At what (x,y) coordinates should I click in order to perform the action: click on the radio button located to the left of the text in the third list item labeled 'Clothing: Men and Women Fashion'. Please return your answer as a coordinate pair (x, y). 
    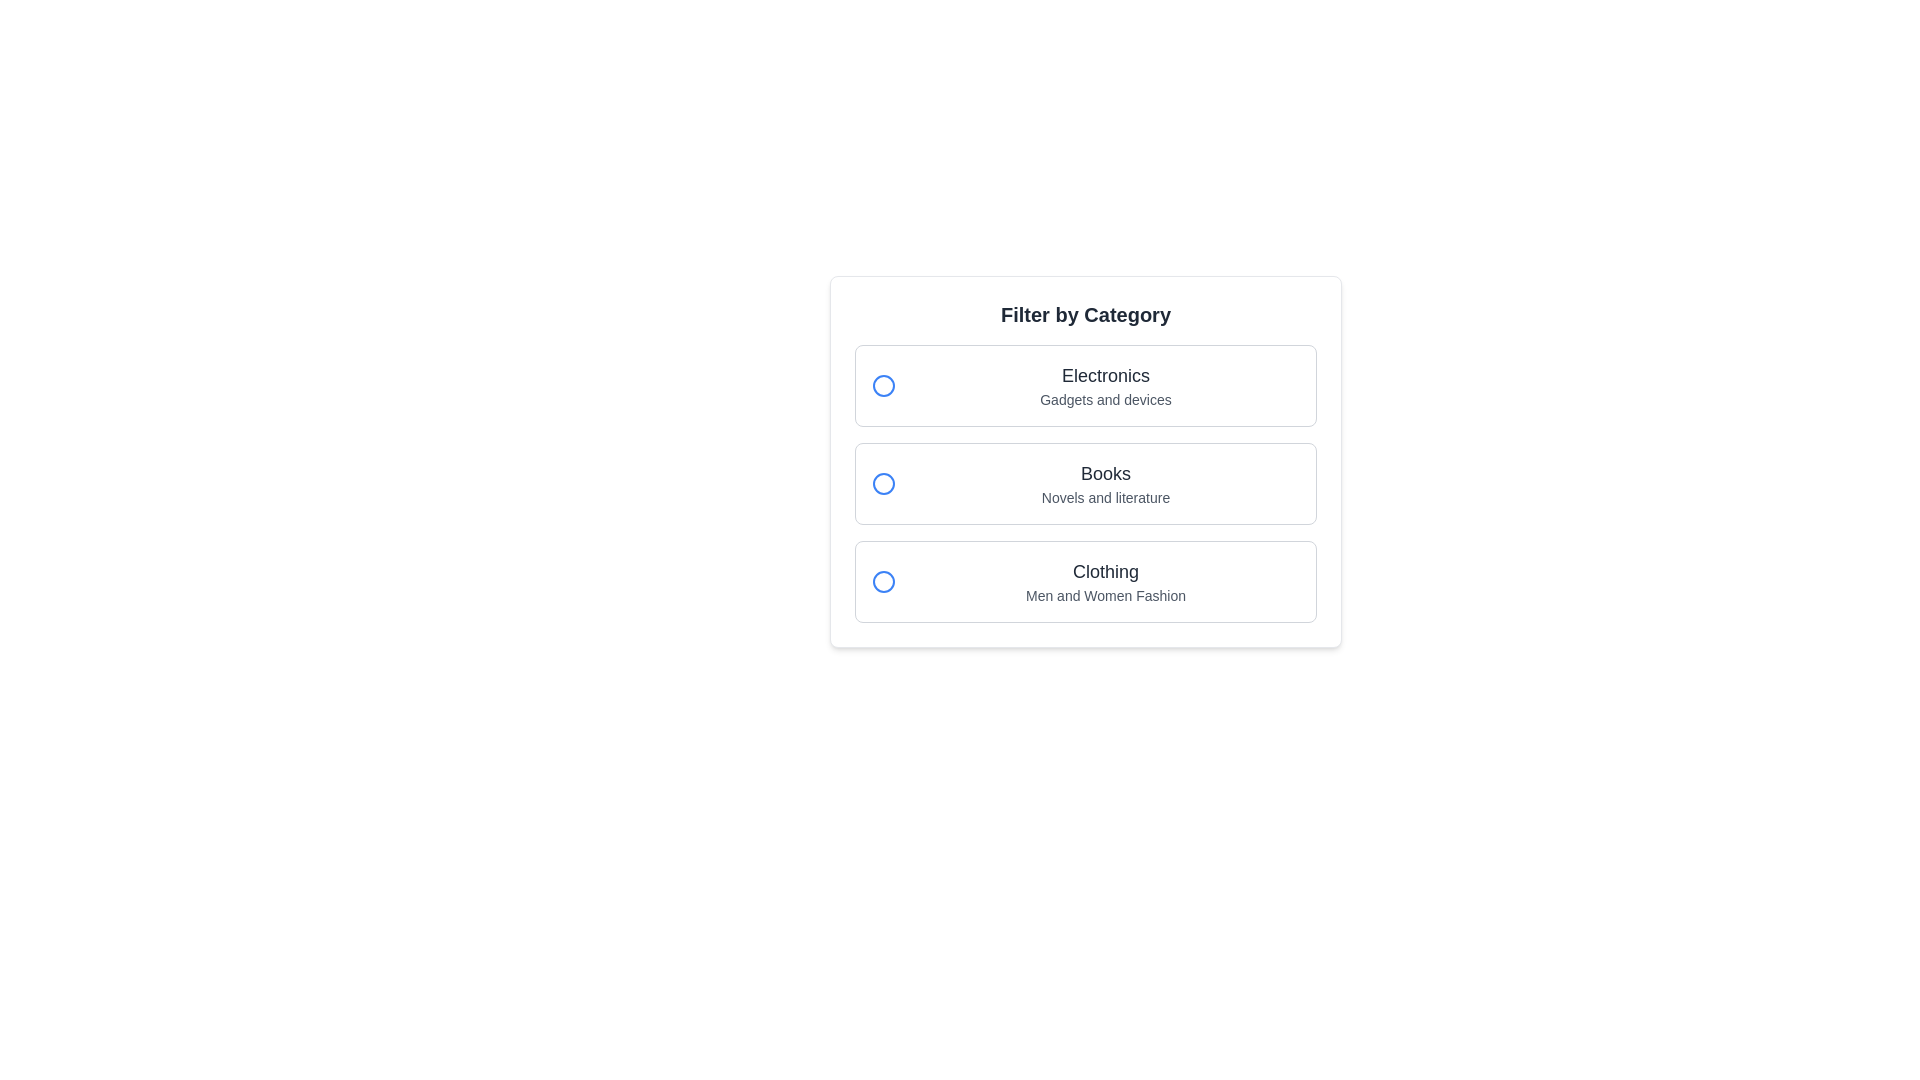
    Looking at the image, I should click on (882, 582).